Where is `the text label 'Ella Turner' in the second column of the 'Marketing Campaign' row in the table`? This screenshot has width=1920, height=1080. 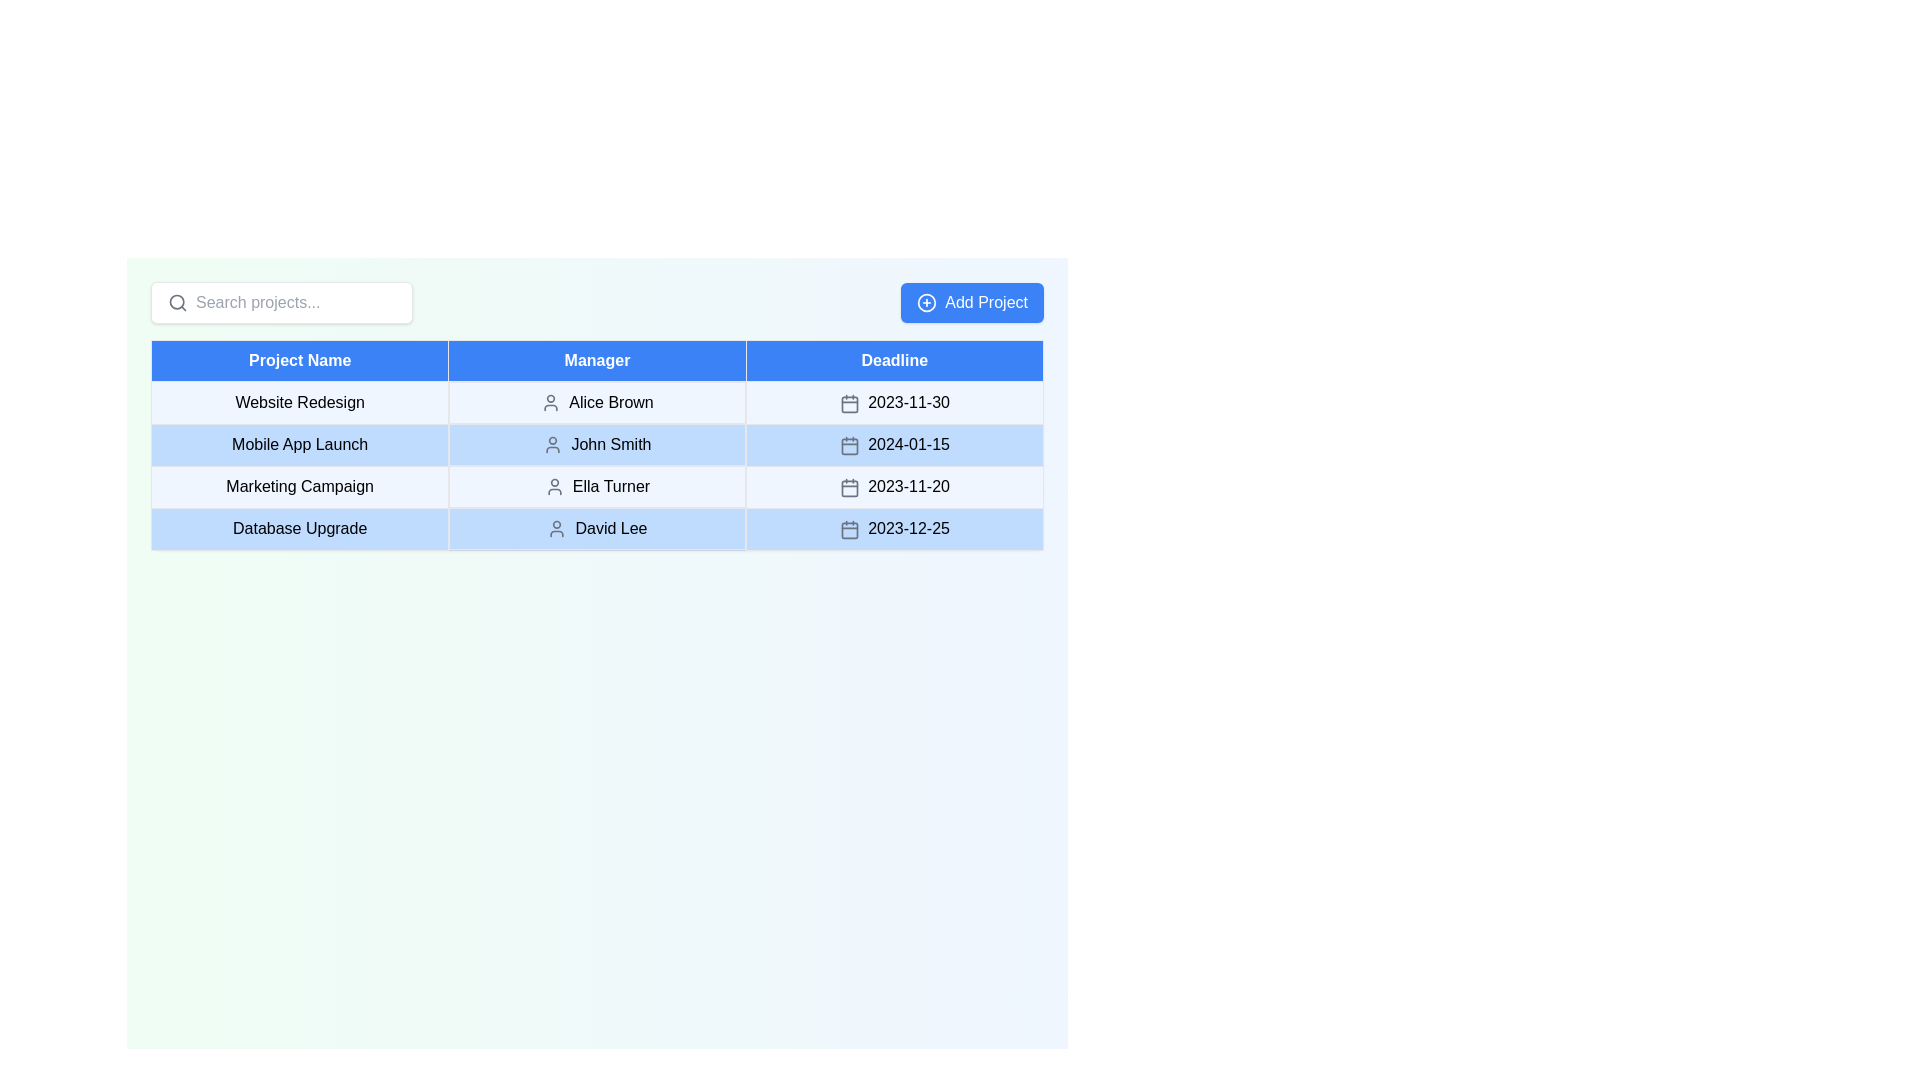 the text label 'Ella Turner' in the second column of the 'Marketing Campaign' row in the table is located at coordinates (596, 486).